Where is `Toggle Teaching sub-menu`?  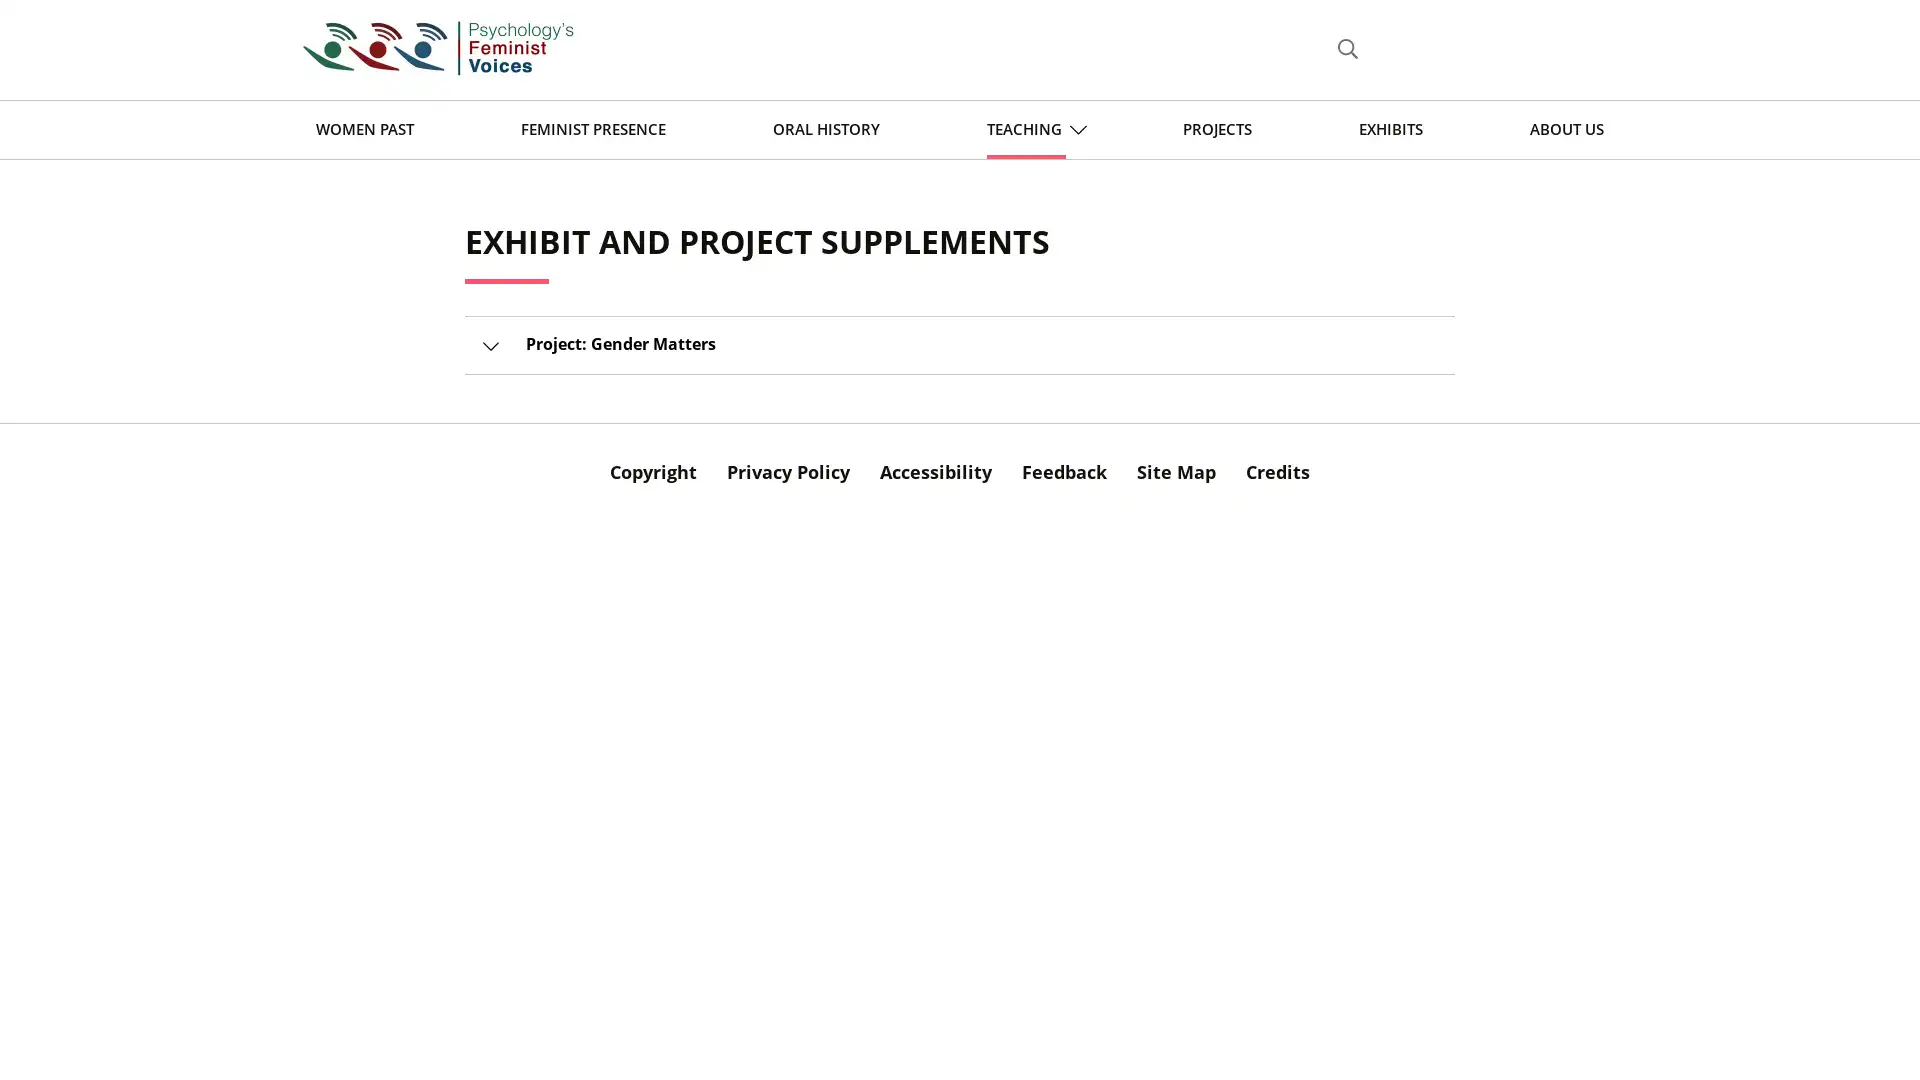
Toggle Teaching sub-menu is located at coordinates (1077, 129).